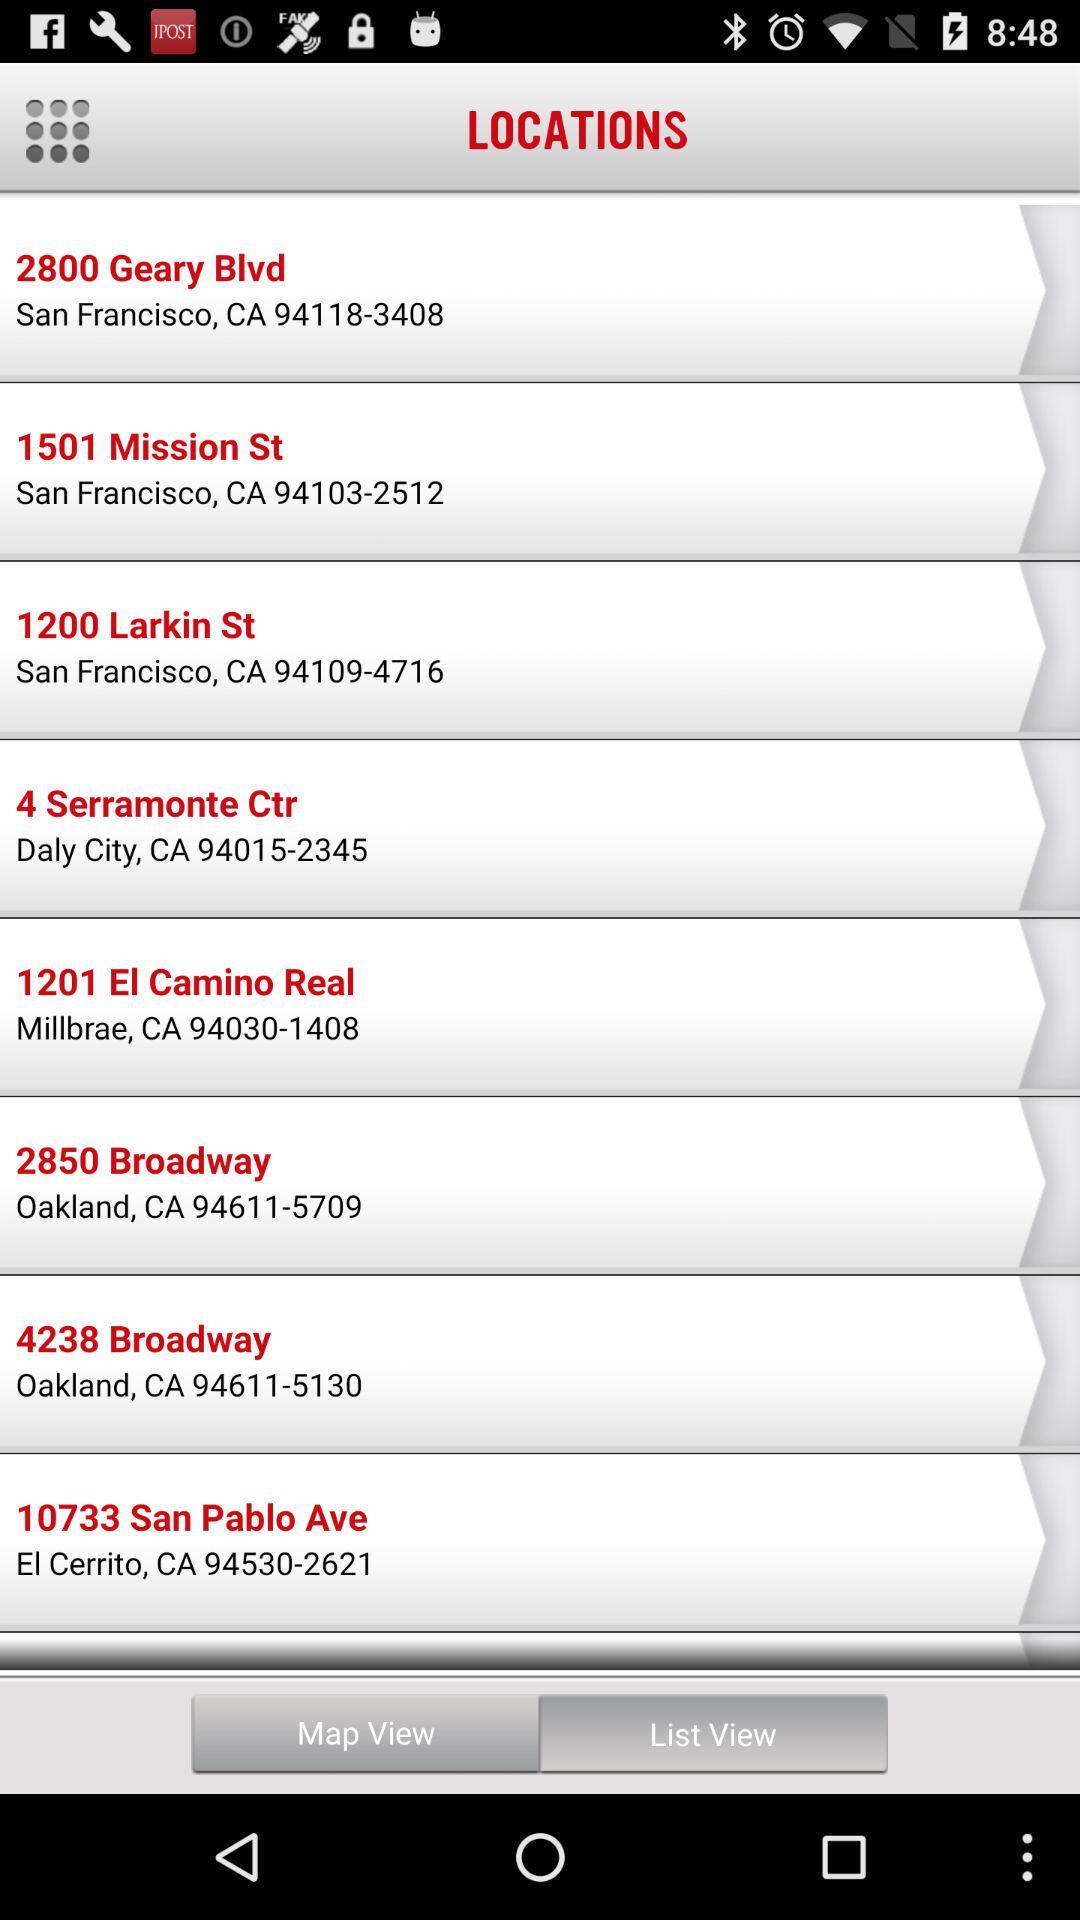 The image size is (1080, 1920). Describe the element at coordinates (148, 448) in the screenshot. I see `the icon below san francisco ca app` at that location.